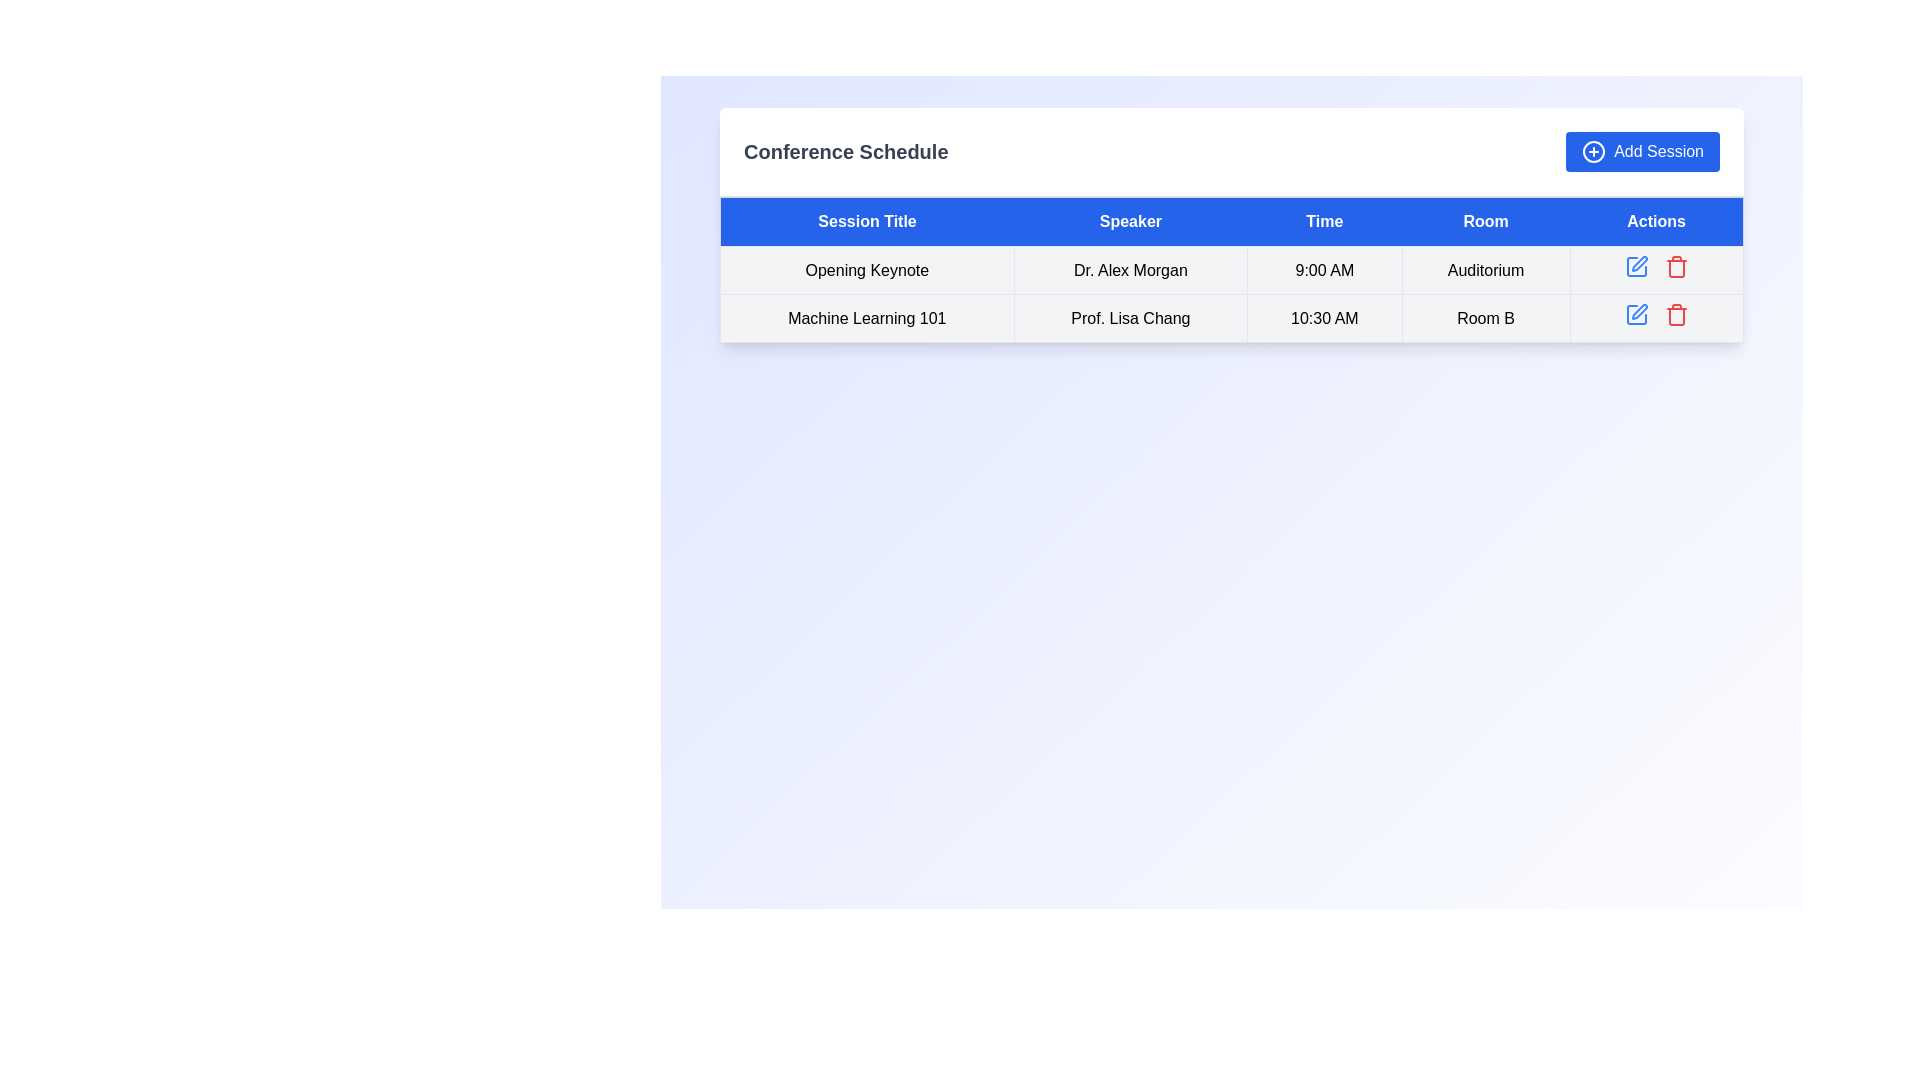  What do you see at coordinates (1639, 262) in the screenshot?
I see `the SVG icon in the 'Actions' column of the second row of the table` at bounding box center [1639, 262].